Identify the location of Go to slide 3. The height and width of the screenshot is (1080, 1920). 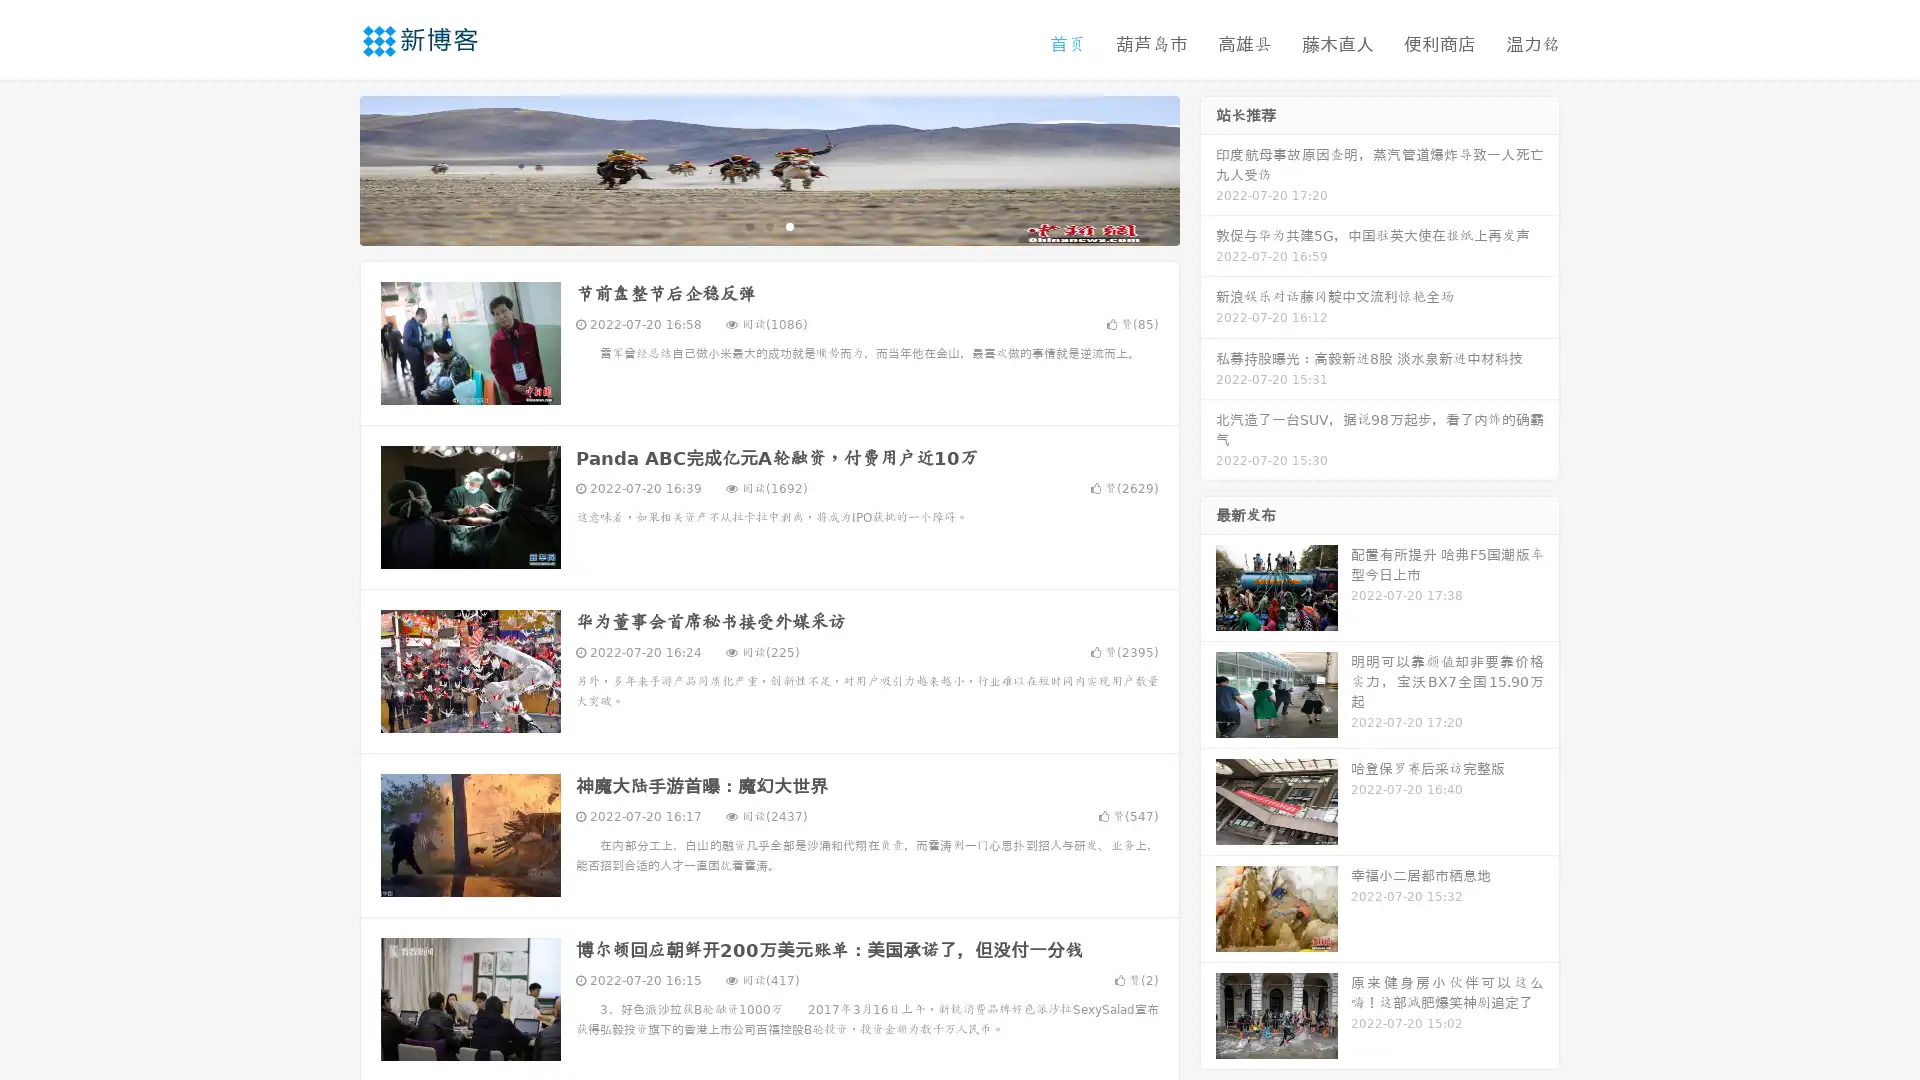
(789, 225).